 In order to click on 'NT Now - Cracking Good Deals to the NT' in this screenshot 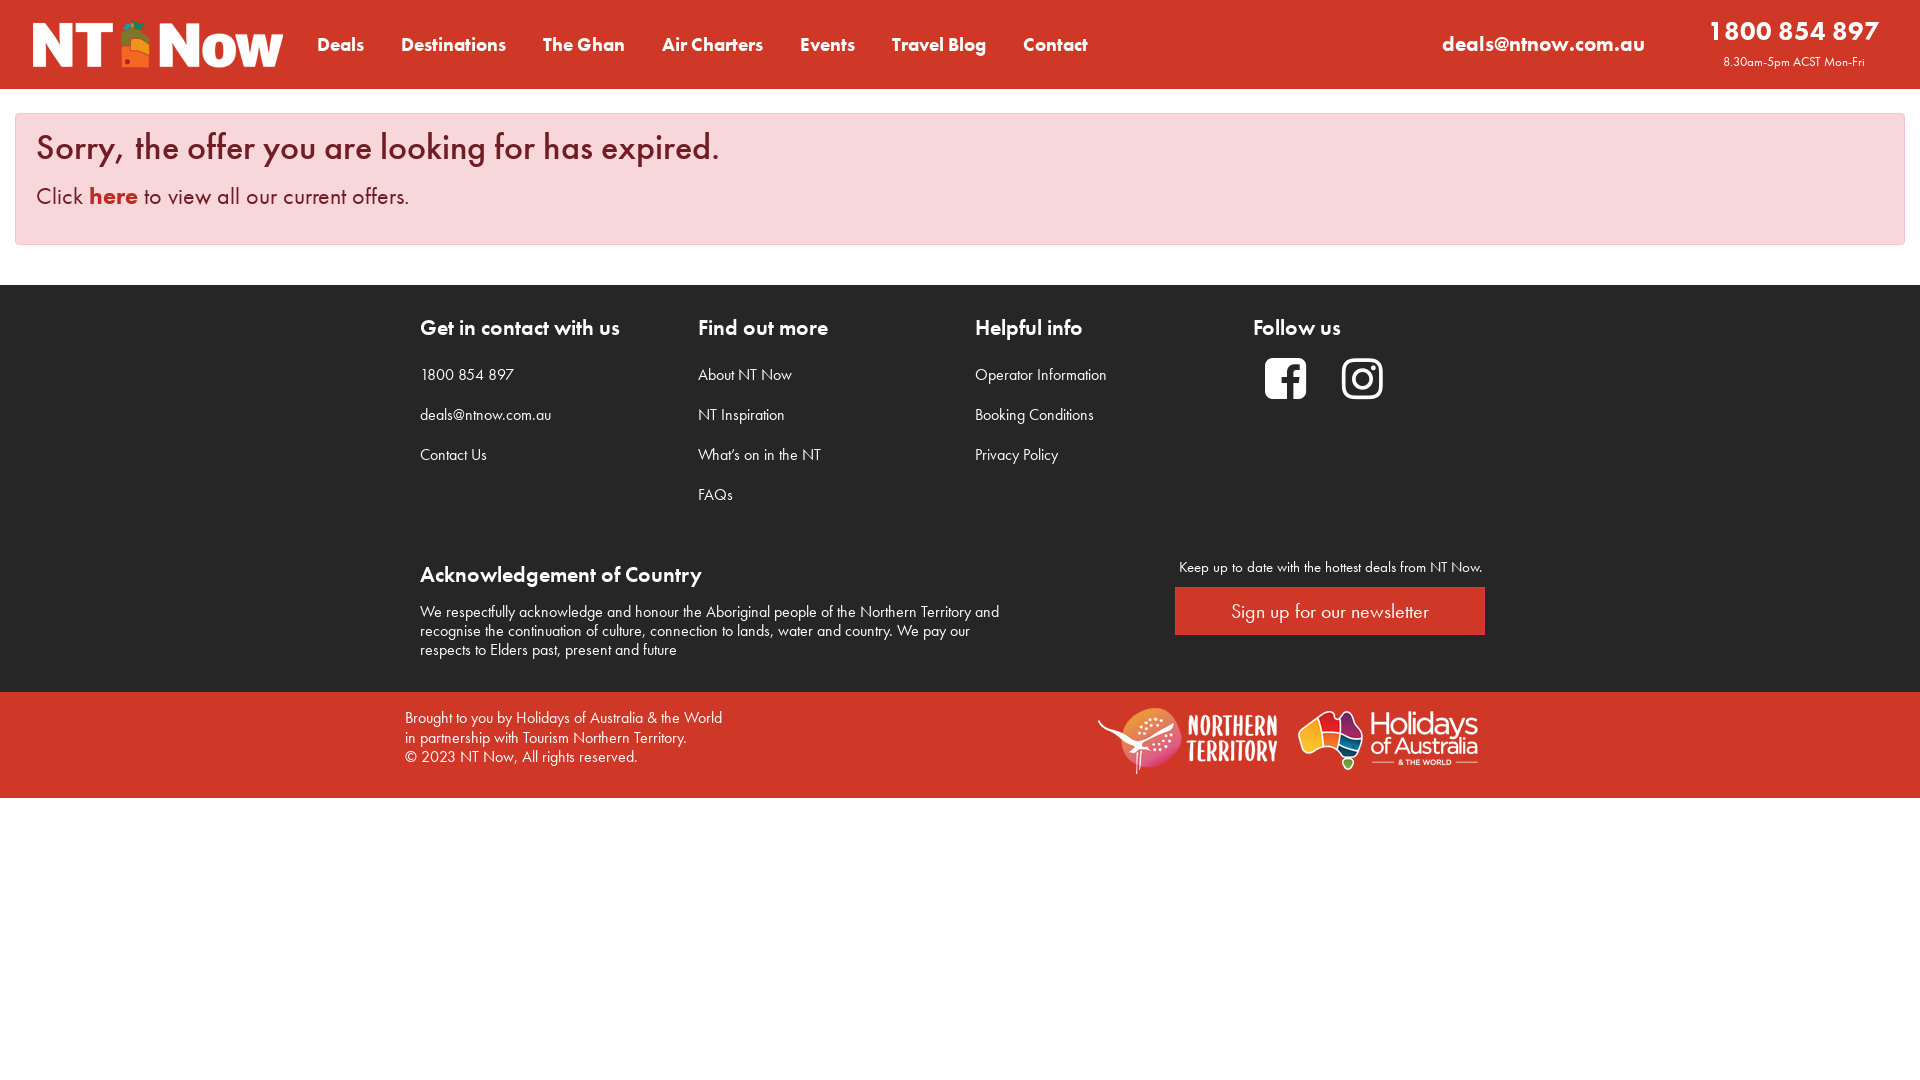, I will do `click(30, 44)`.